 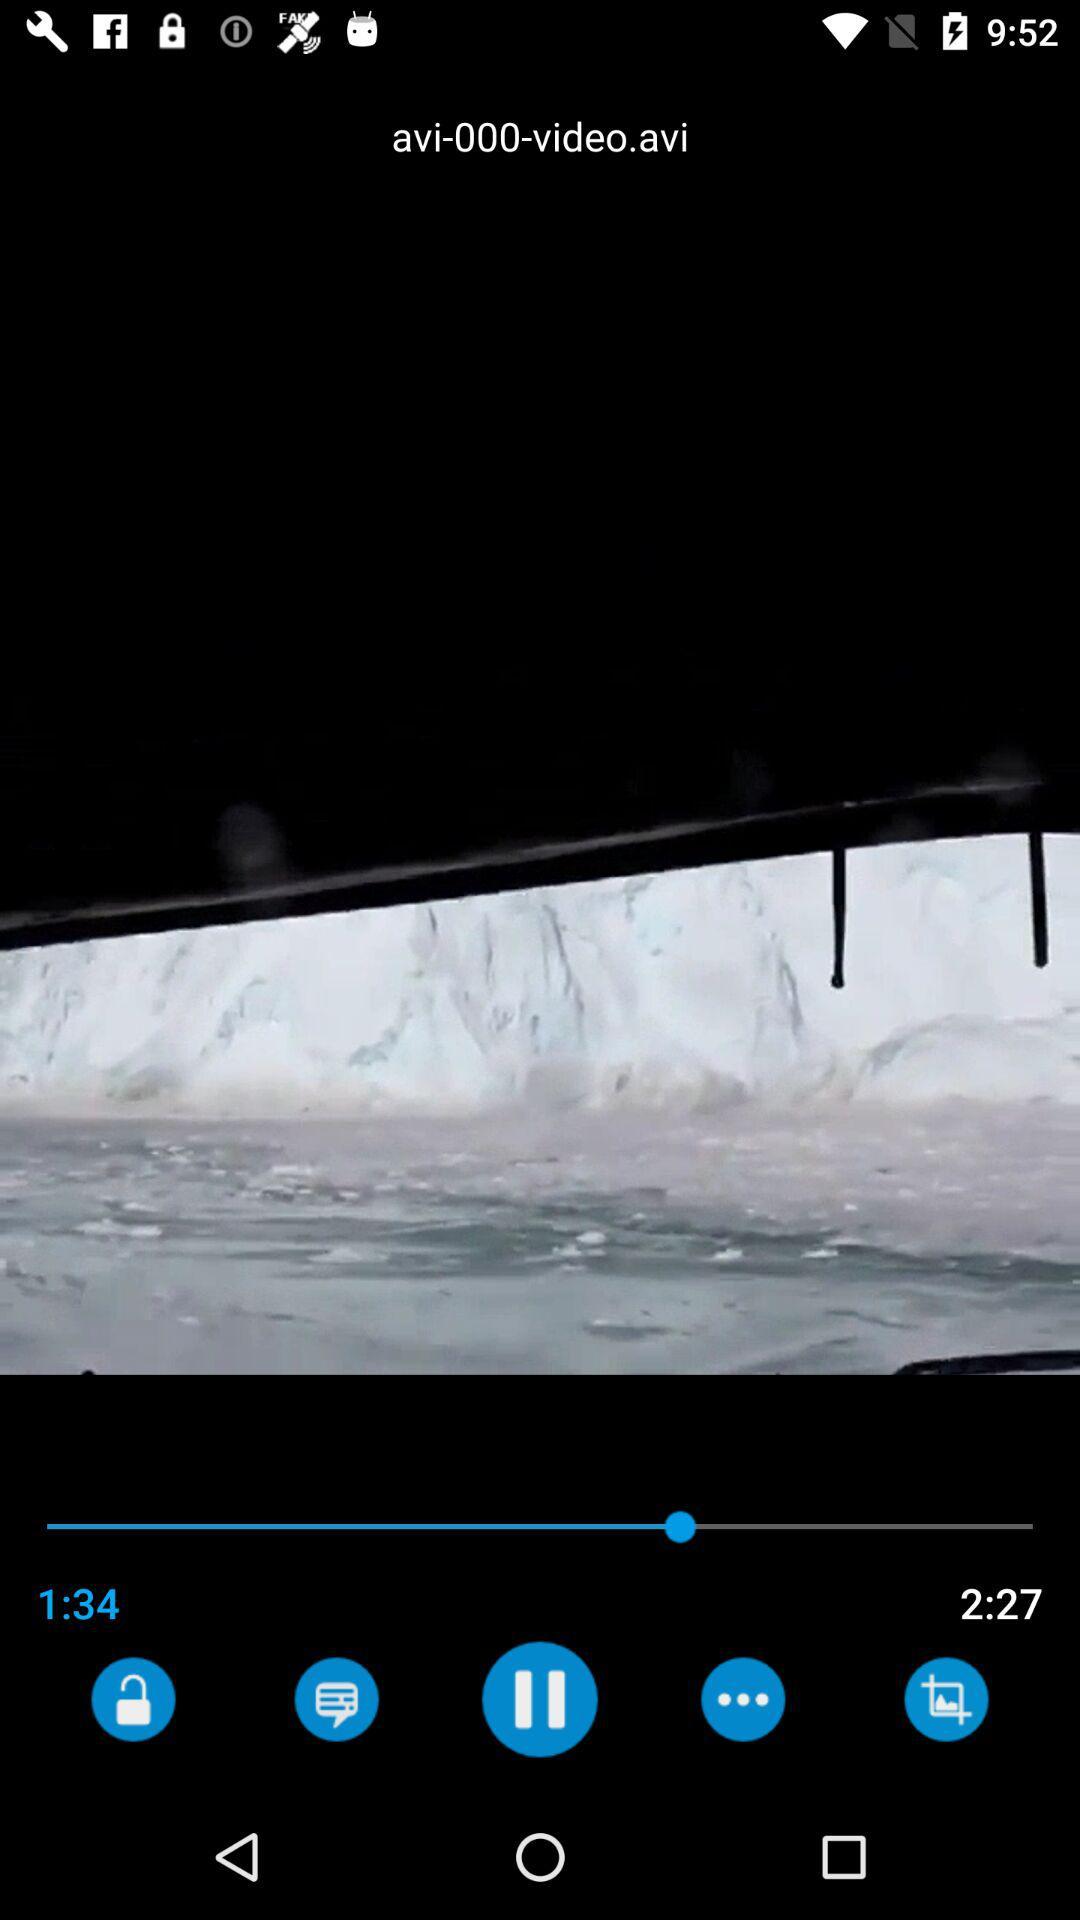 I want to click on the pause icon, so click(x=538, y=1698).